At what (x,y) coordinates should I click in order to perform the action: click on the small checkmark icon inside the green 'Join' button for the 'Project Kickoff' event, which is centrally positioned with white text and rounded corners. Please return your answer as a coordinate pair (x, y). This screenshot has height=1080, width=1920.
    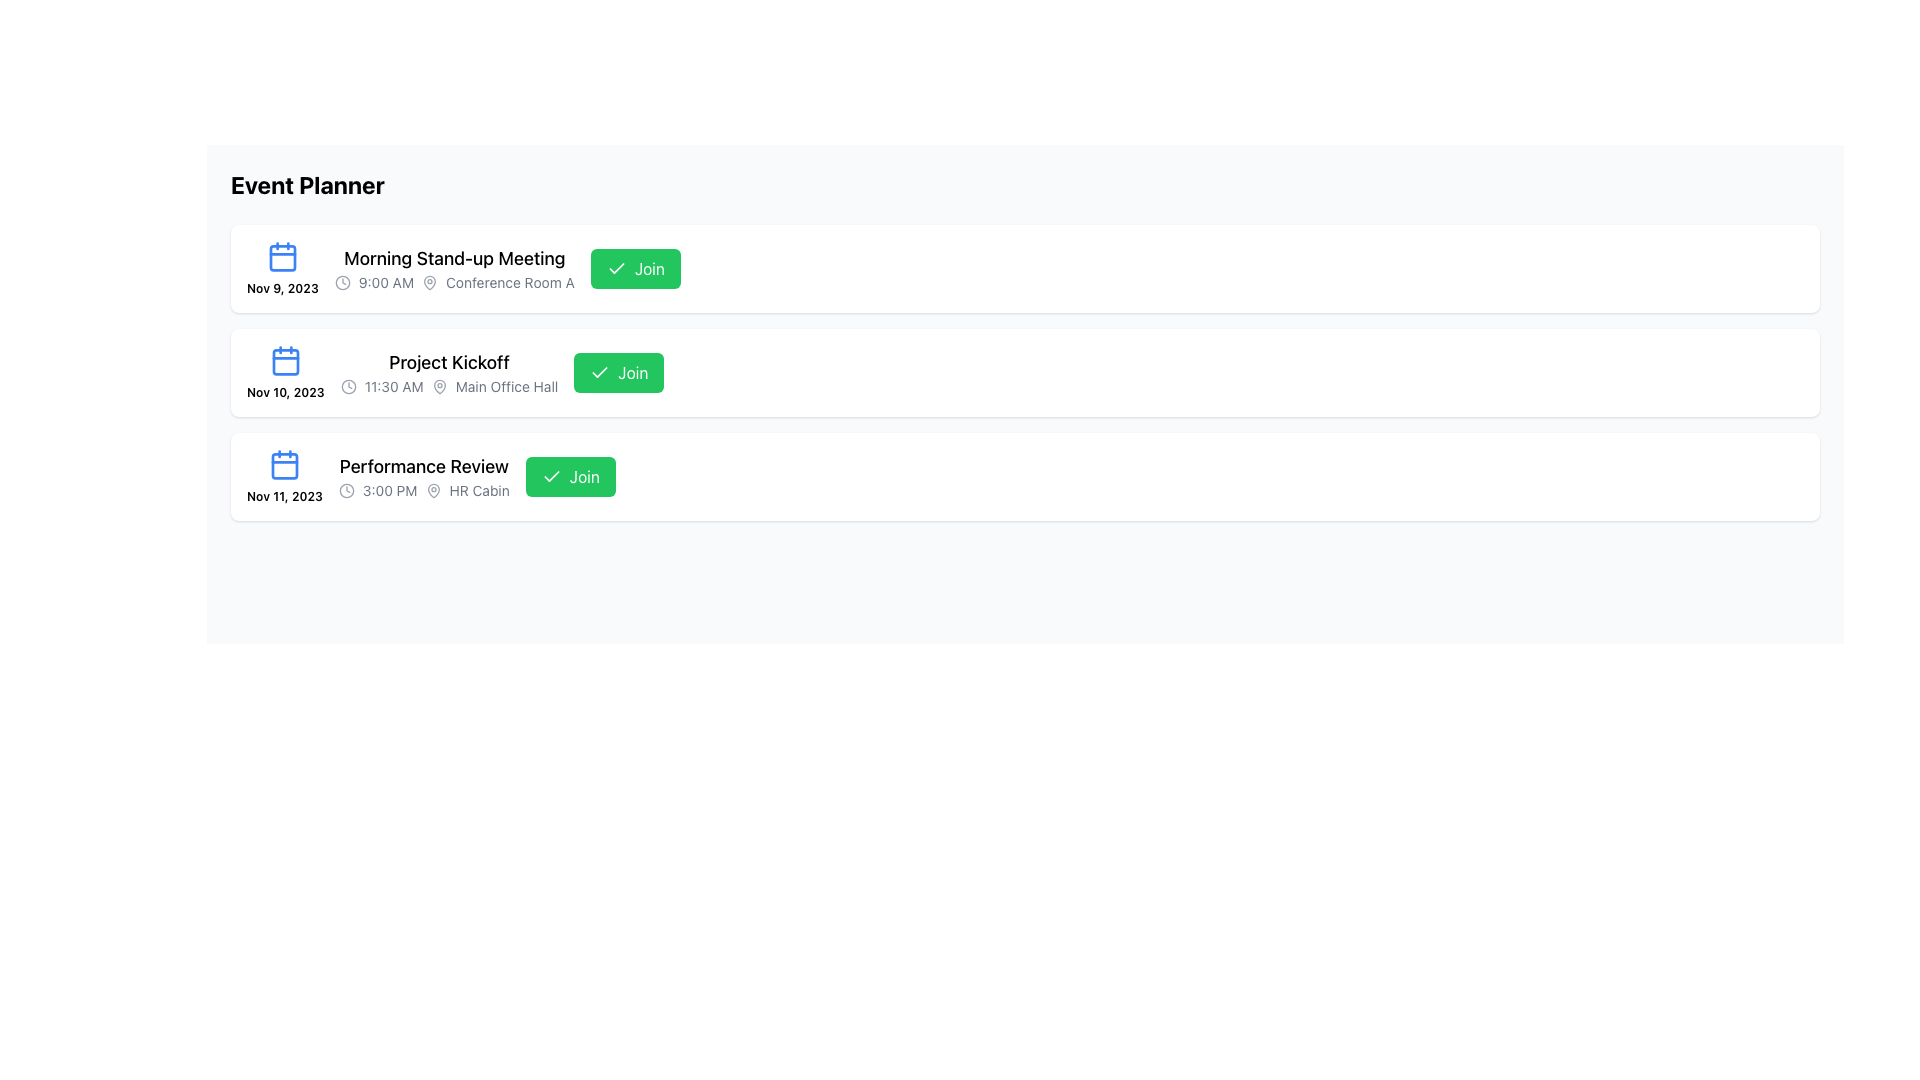
    Looking at the image, I should click on (615, 267).